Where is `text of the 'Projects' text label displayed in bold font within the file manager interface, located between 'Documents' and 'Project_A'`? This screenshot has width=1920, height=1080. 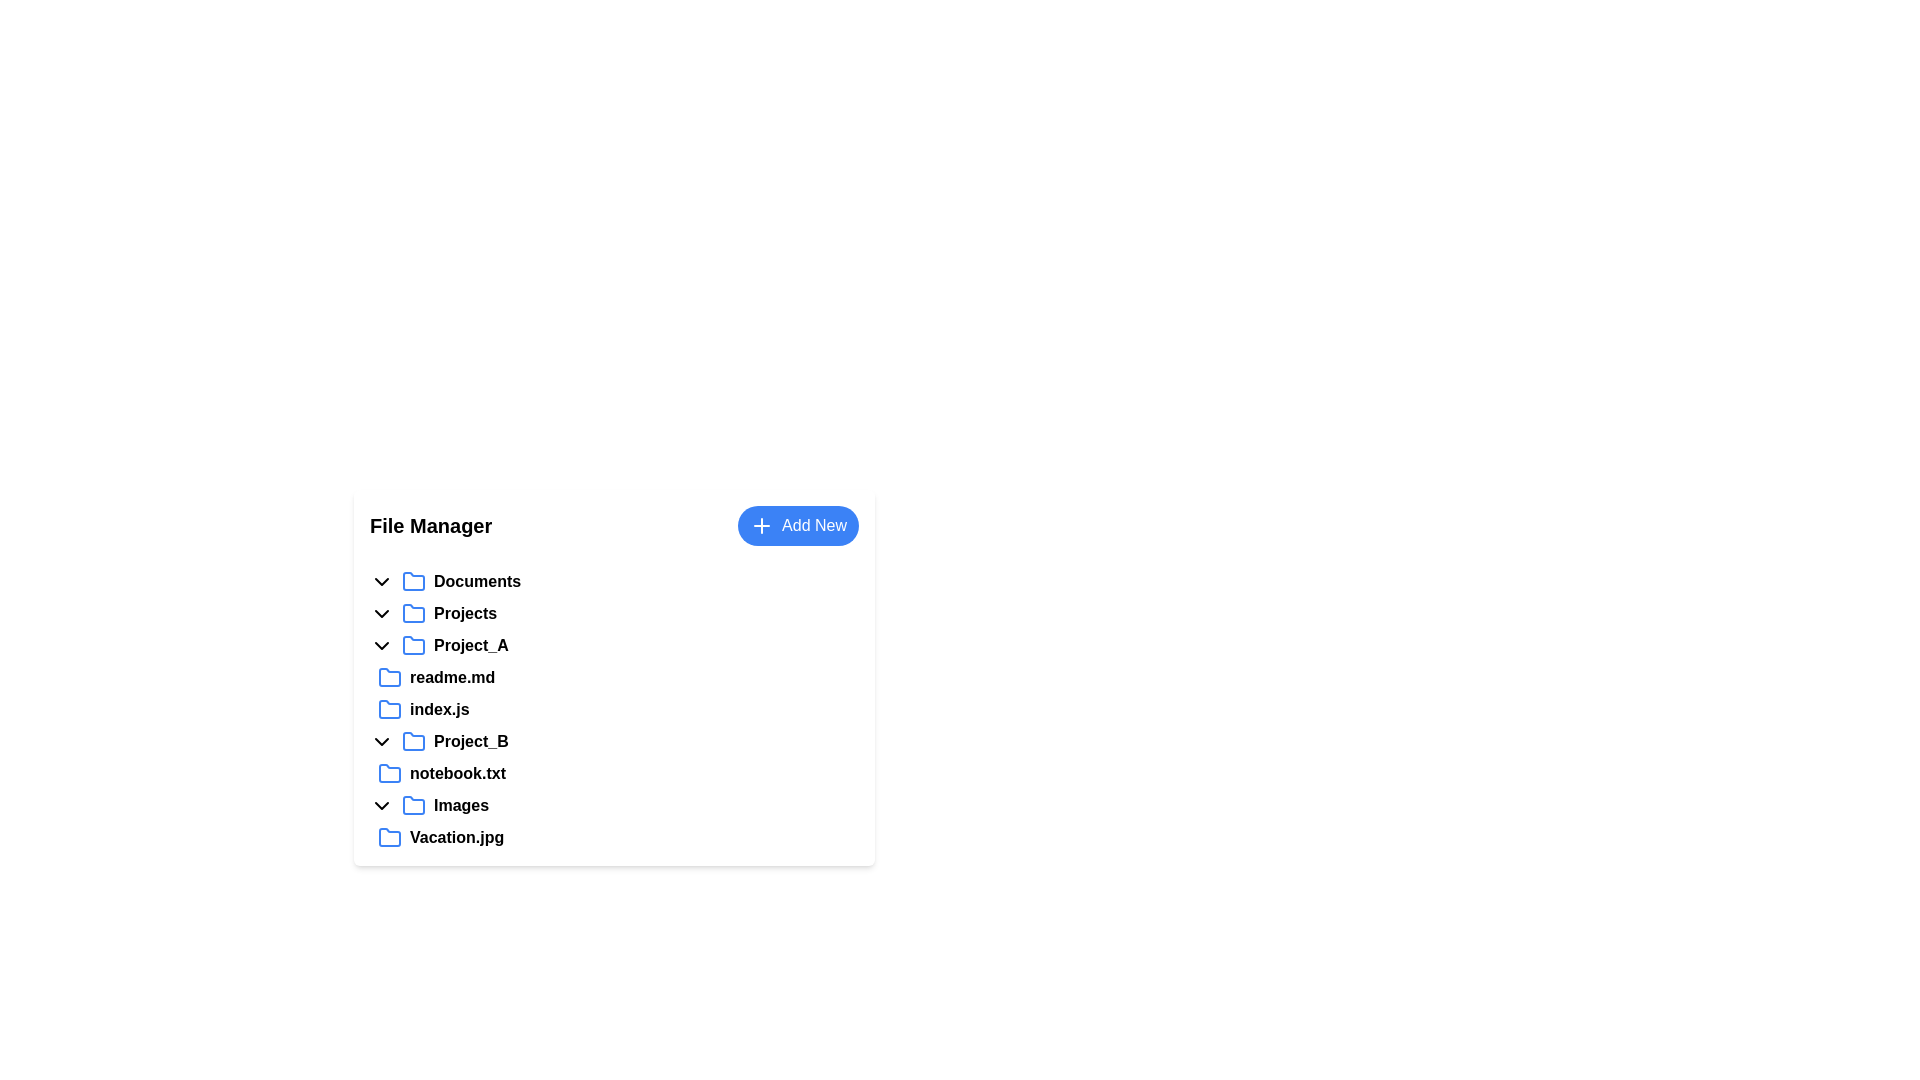
text of the 'Projects' text label displayed in bold font within the file manager interface, located between 'Documents' and 'Project_A' is located at coordinates (464, 612).